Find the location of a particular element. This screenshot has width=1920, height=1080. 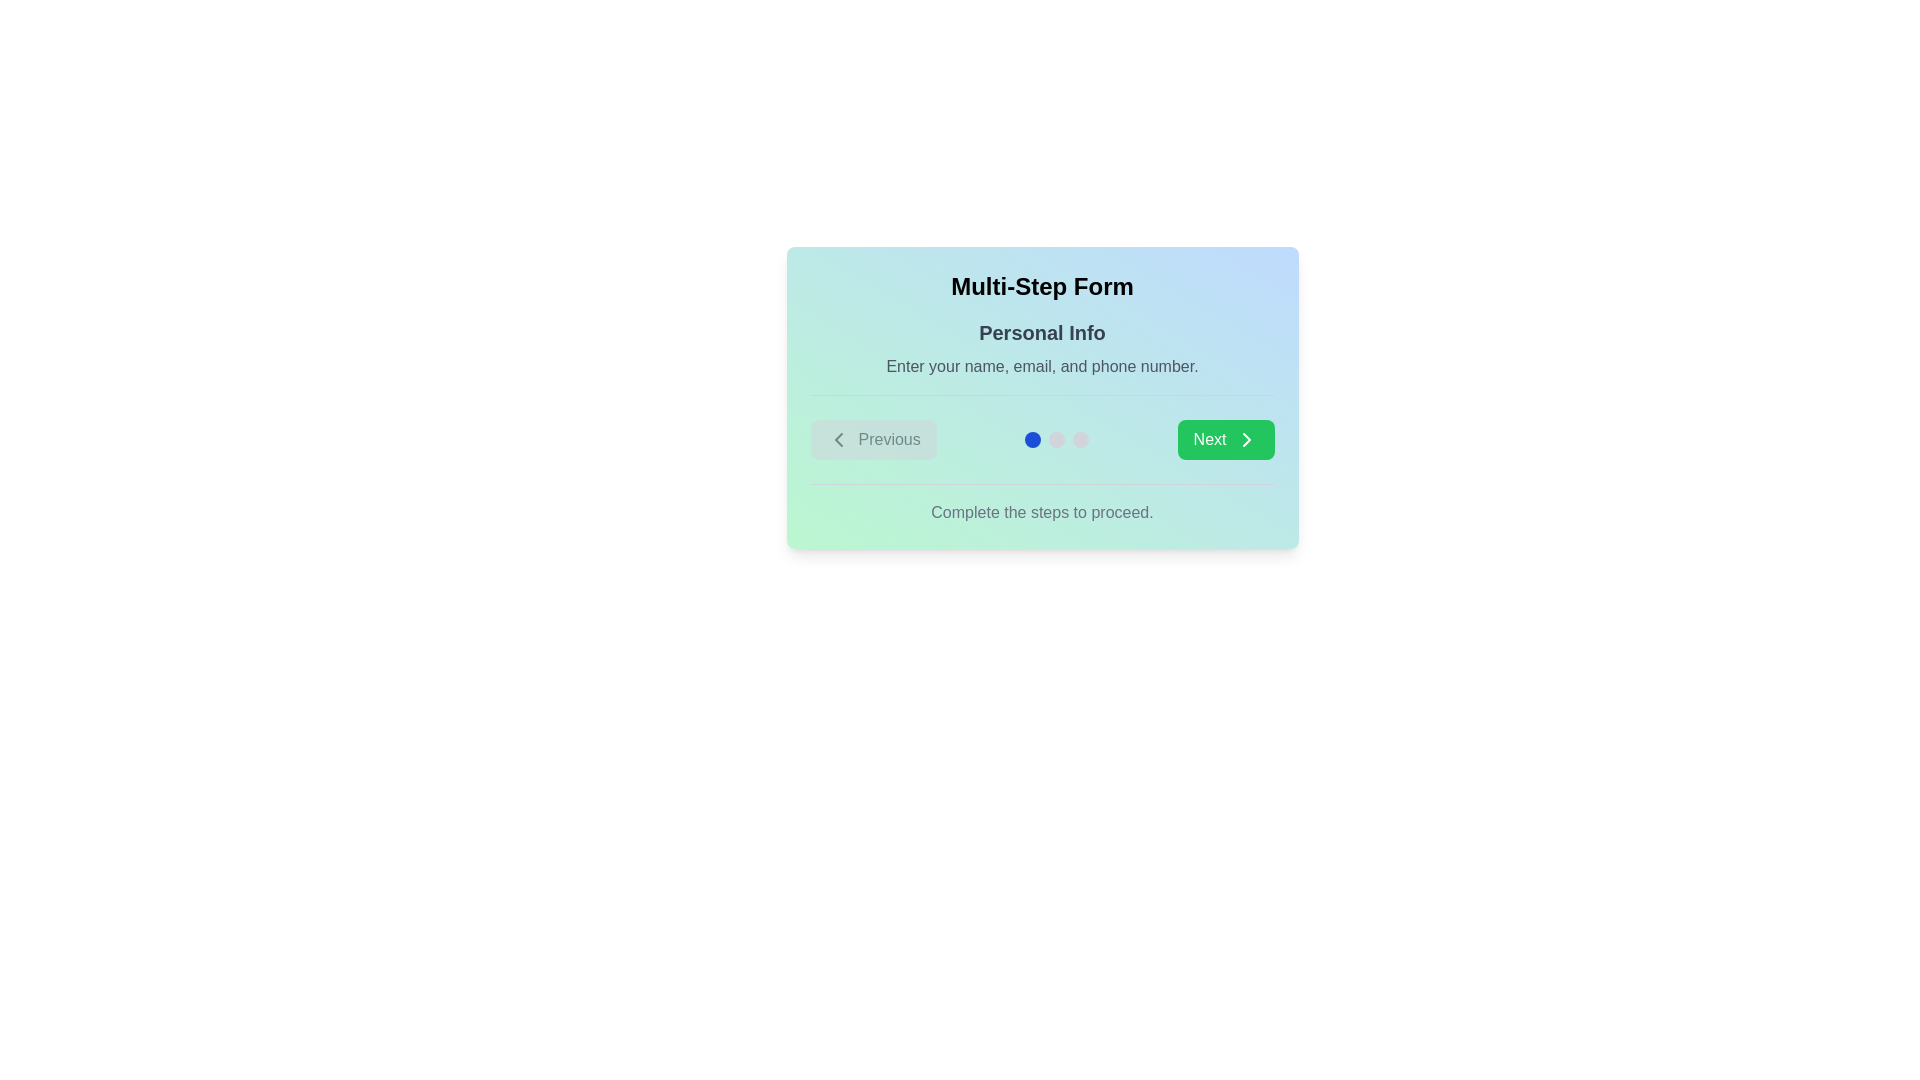

the right navigation arrow icon inside the green 'Next' button located in the bottom-right area of the modal form is located at coordinates (1245, 438).